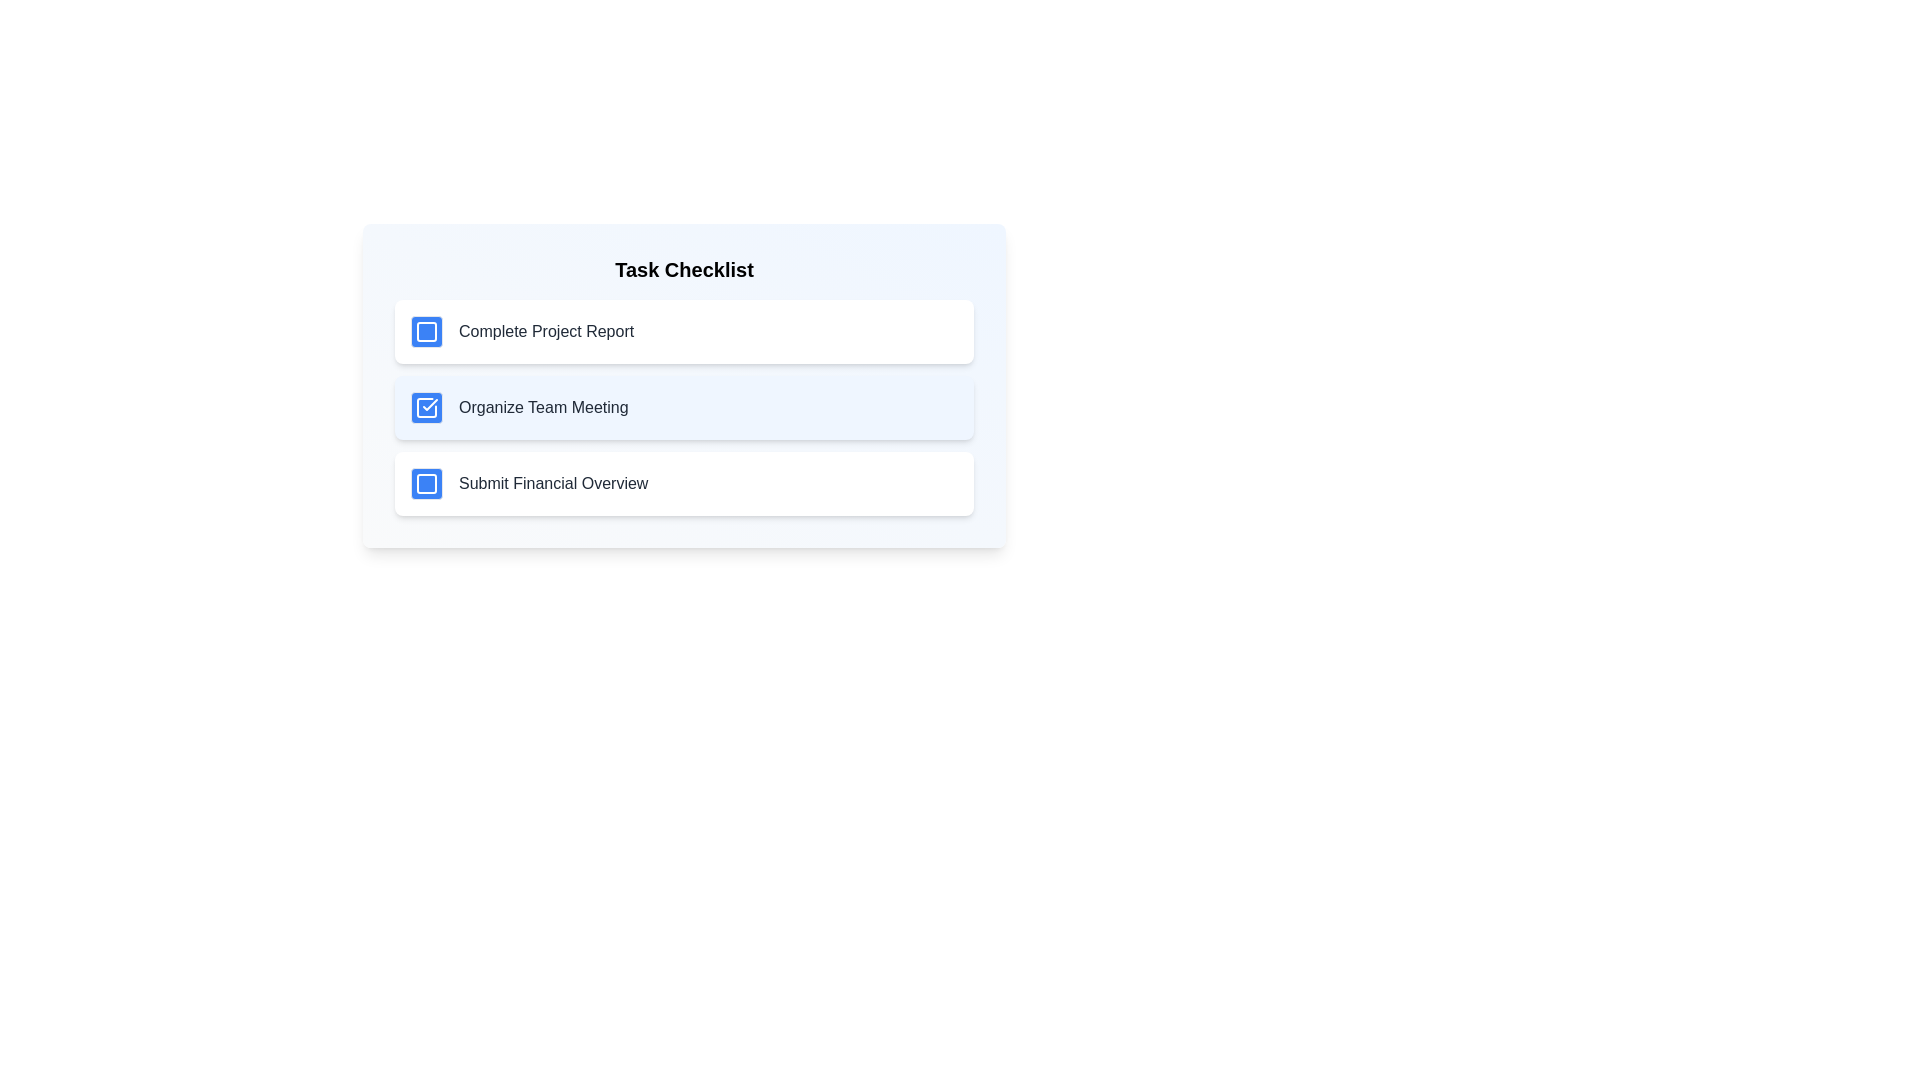 The height and width of the screenshot is (1080, 1920). What do you see at coordinates (684, 330) in the screenshot?
I see `the task Complete Project Report to observe the hover effect` at bounding box center [684, 330].